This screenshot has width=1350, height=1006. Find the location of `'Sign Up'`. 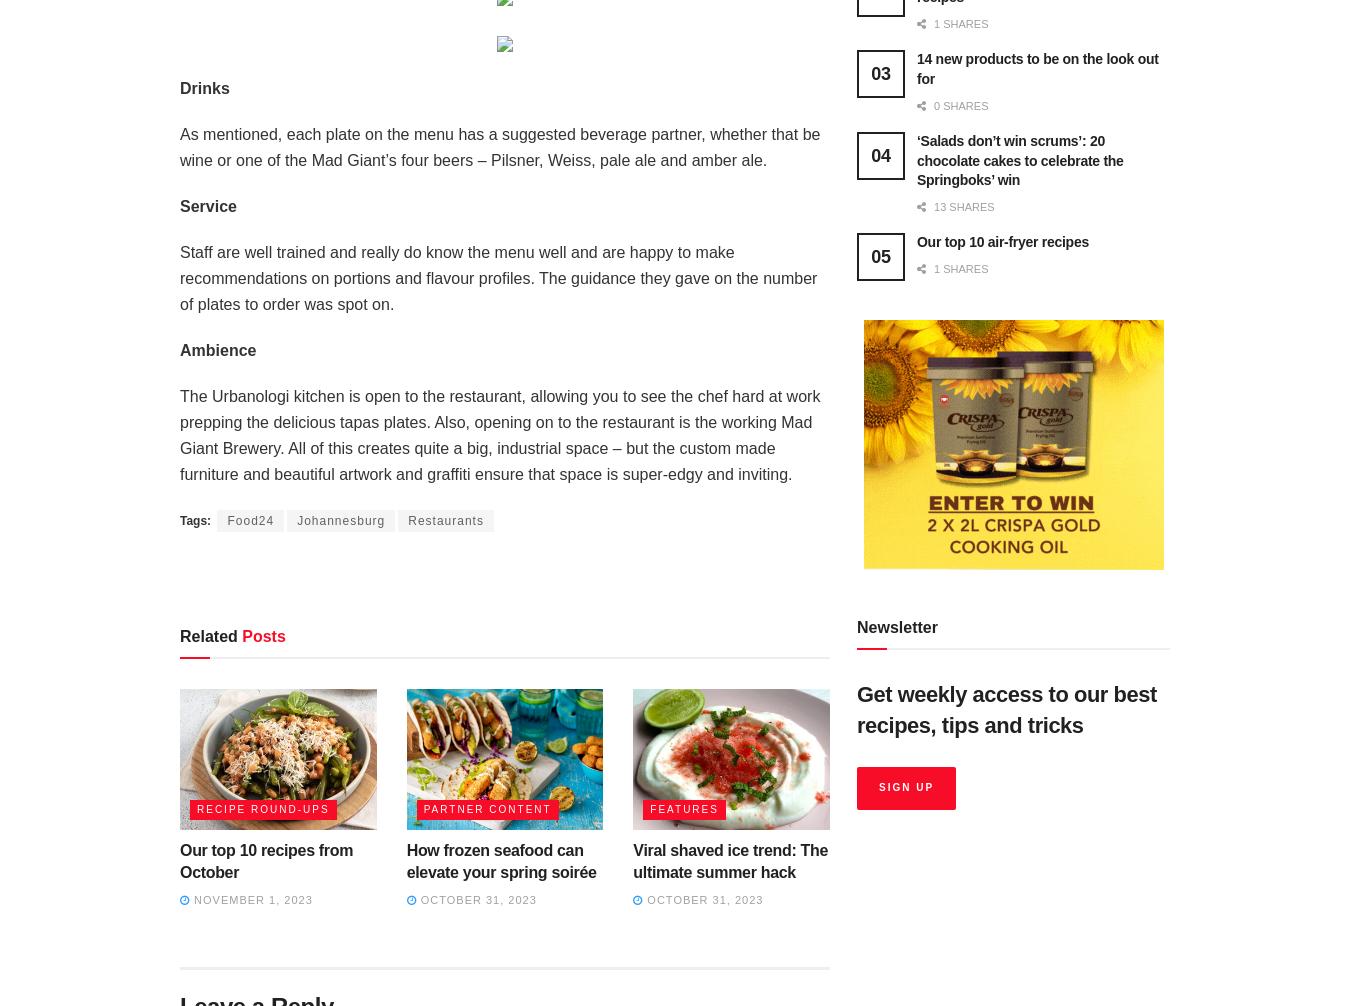

'Sign Up' is located at coordinates (905, 786).